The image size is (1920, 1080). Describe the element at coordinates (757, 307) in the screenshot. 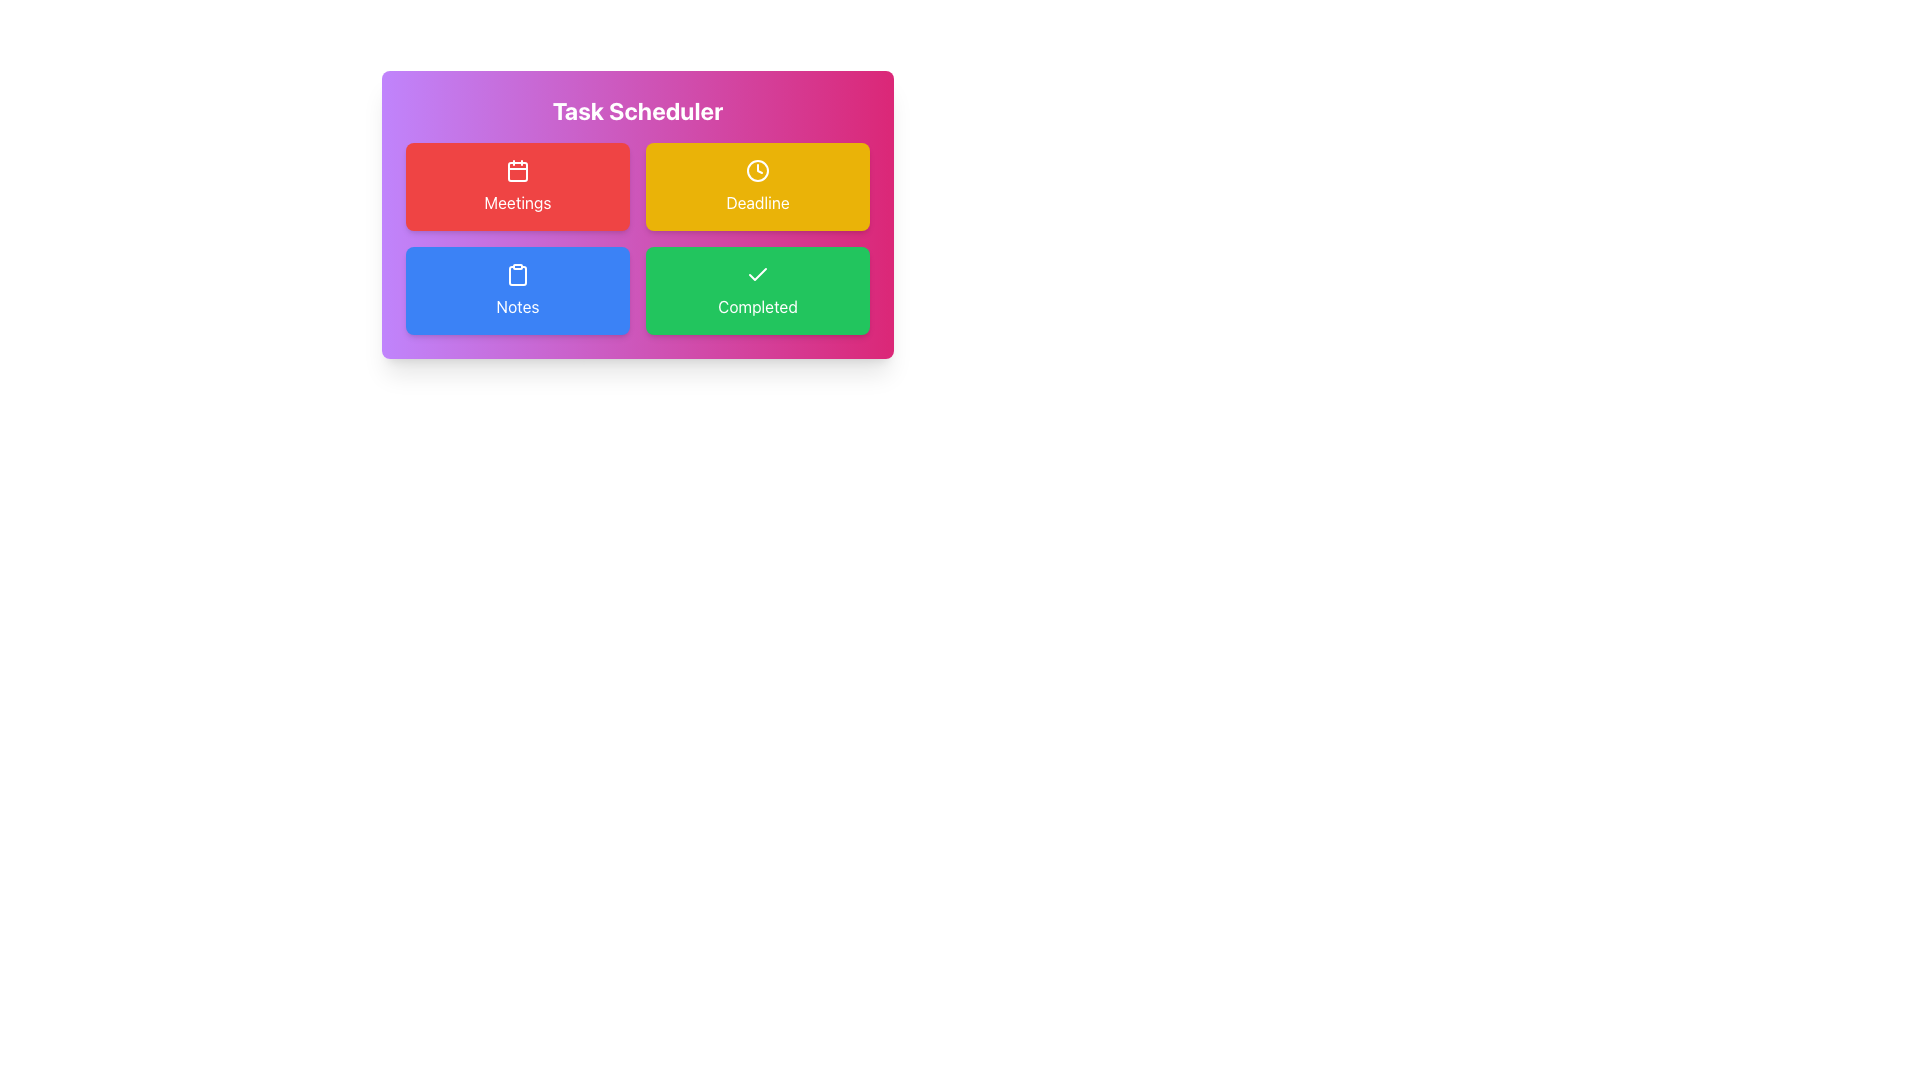

I see `the 'Completed' text label, which is a descriptor for the button's purpose located below a checkmark icon in the bottom-right corner of the four-button grid within a 'Task Scheduler' card` at that location.